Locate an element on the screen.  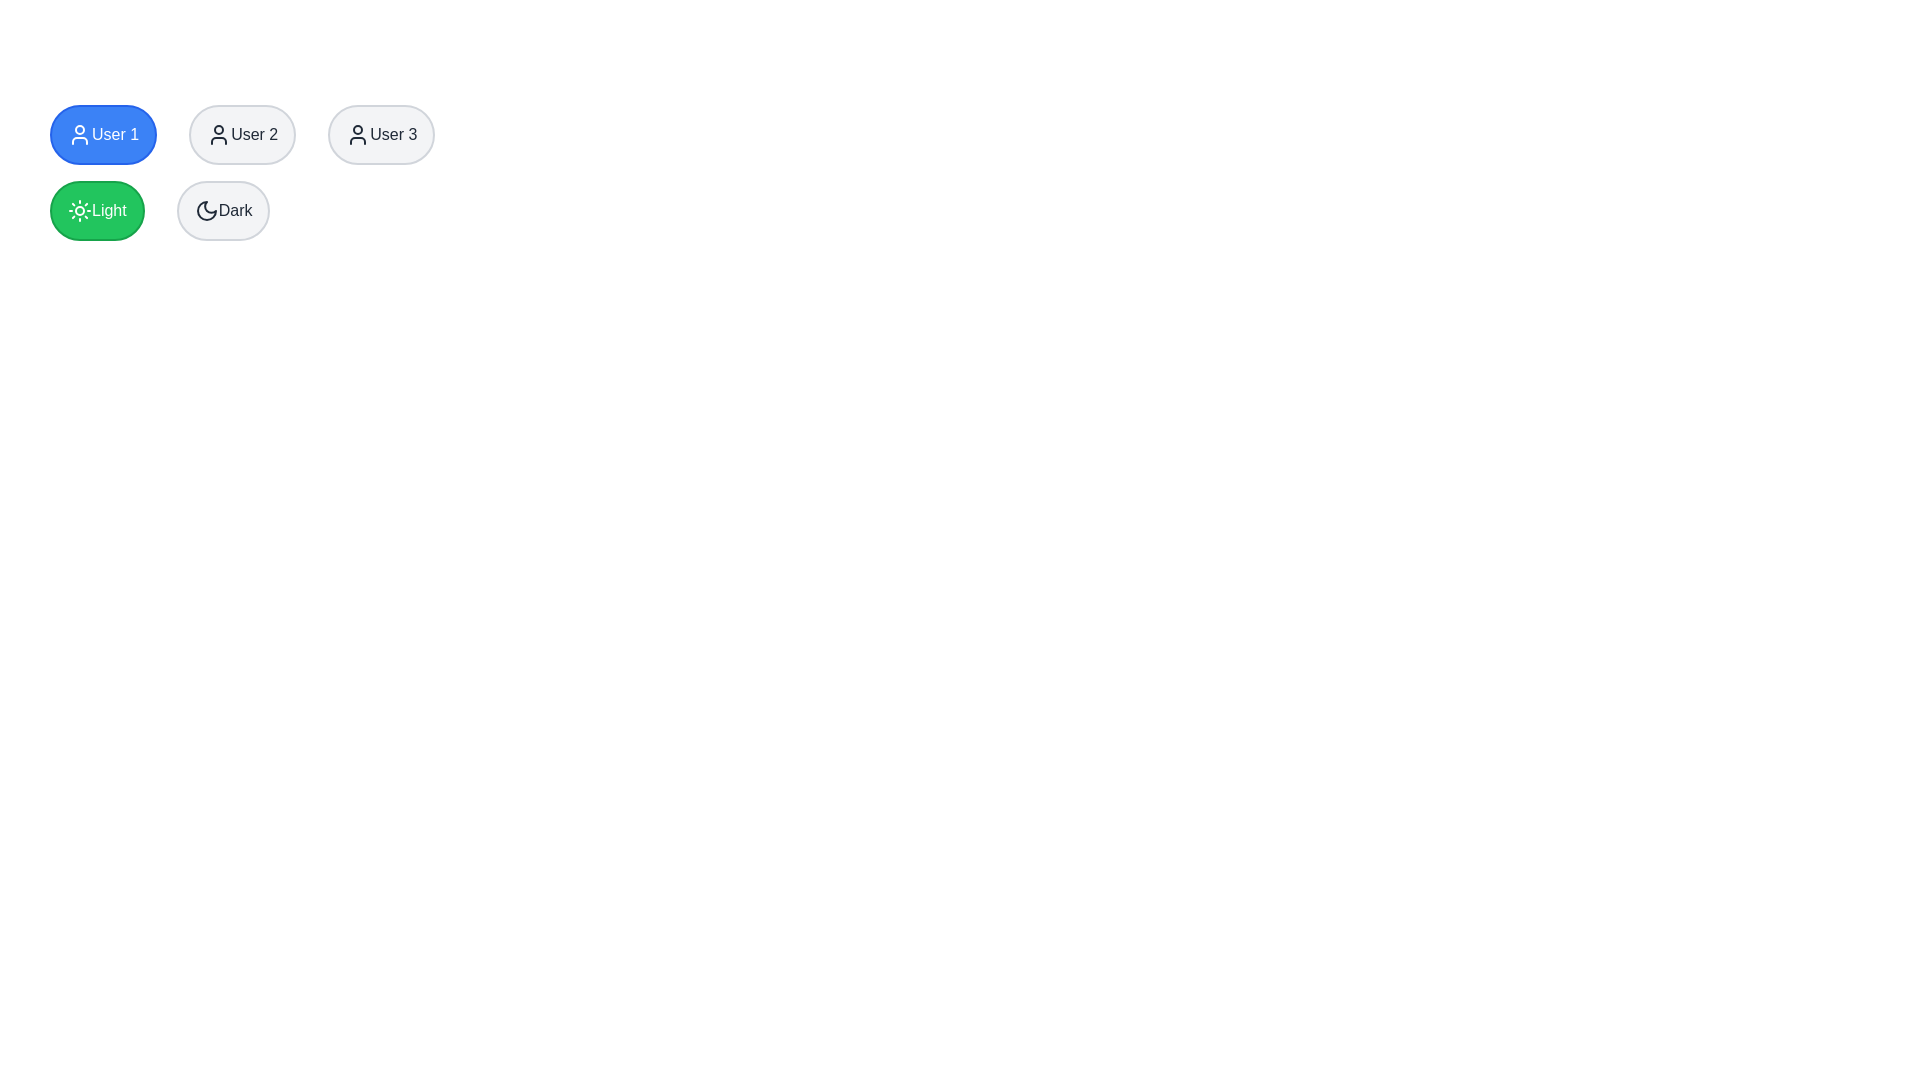
the green 'Light' button with a sun icon is located at coordinates (95, 211).